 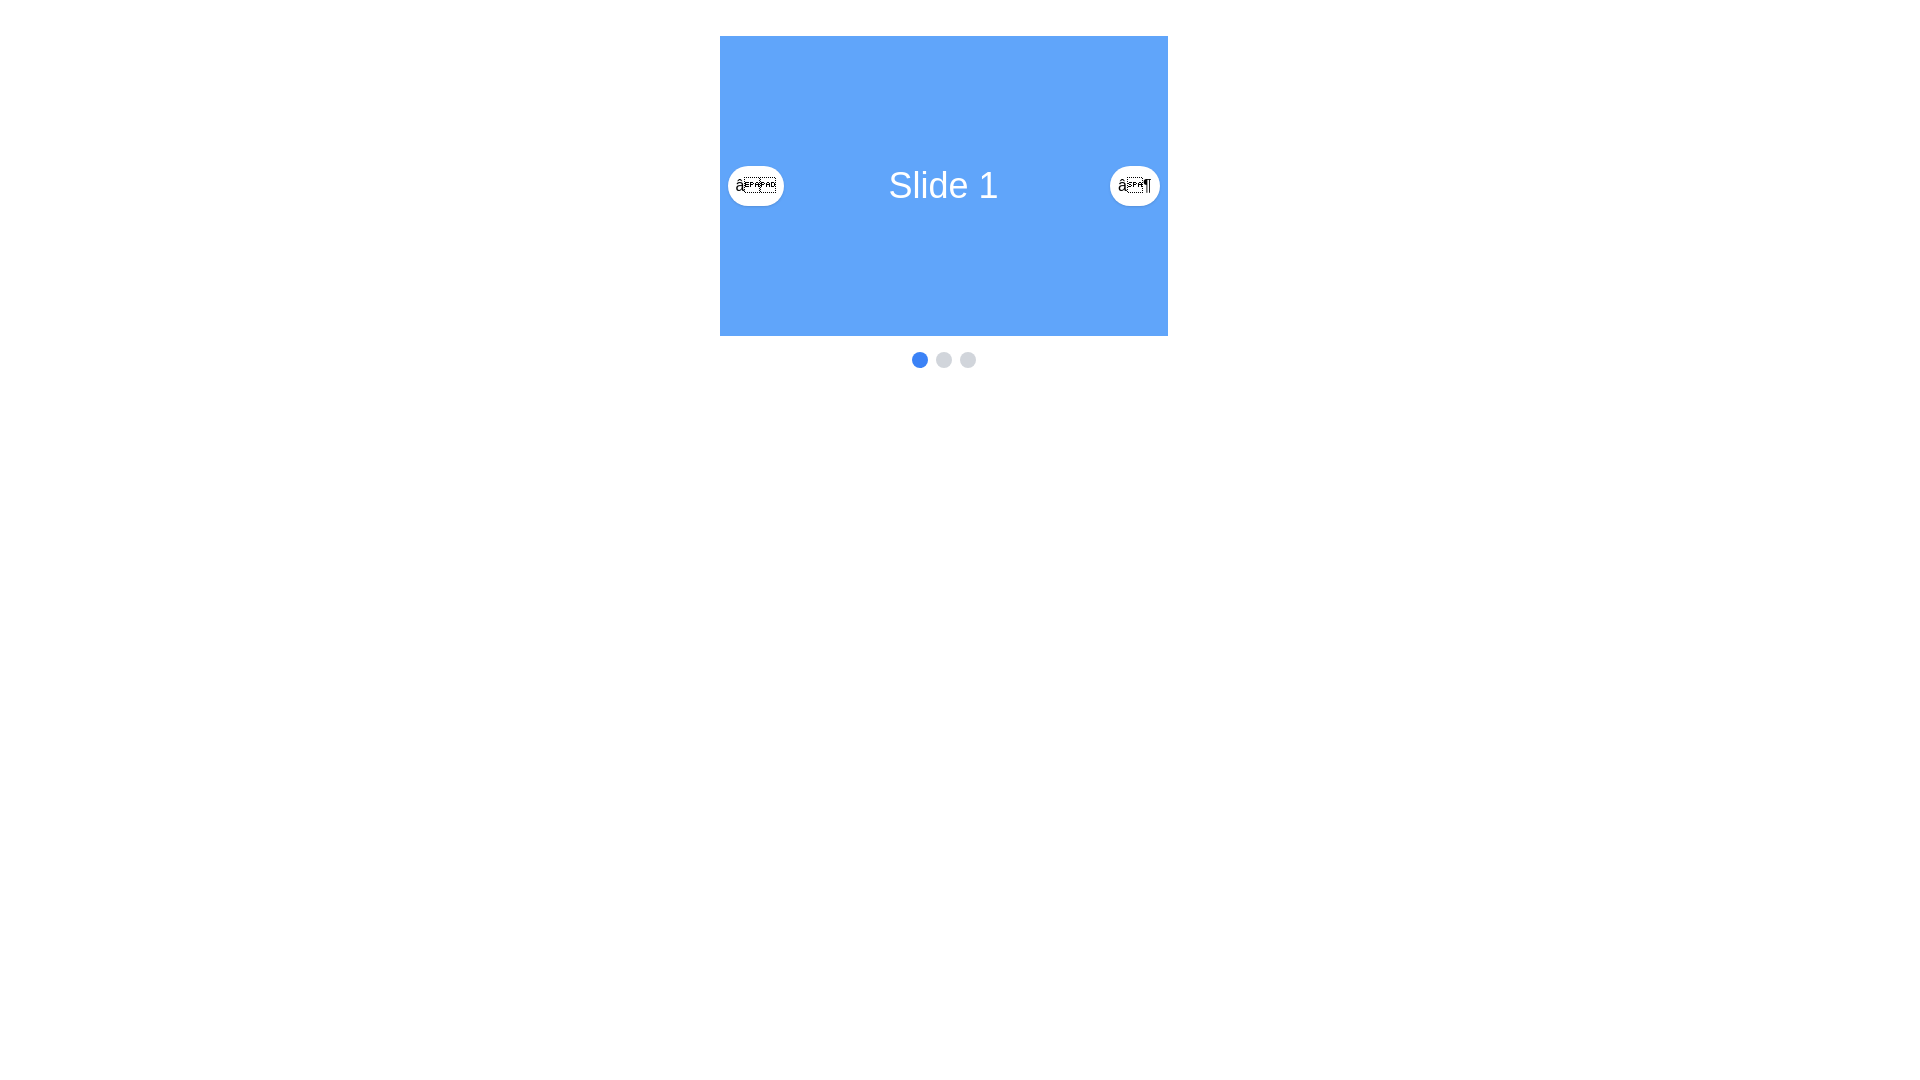 What do you see at coordinates (918, 358) in the screenshot?
I see `the leftmost circular navigation button located beneath the 'Slide 1' area` at bounding box center [918, 358].